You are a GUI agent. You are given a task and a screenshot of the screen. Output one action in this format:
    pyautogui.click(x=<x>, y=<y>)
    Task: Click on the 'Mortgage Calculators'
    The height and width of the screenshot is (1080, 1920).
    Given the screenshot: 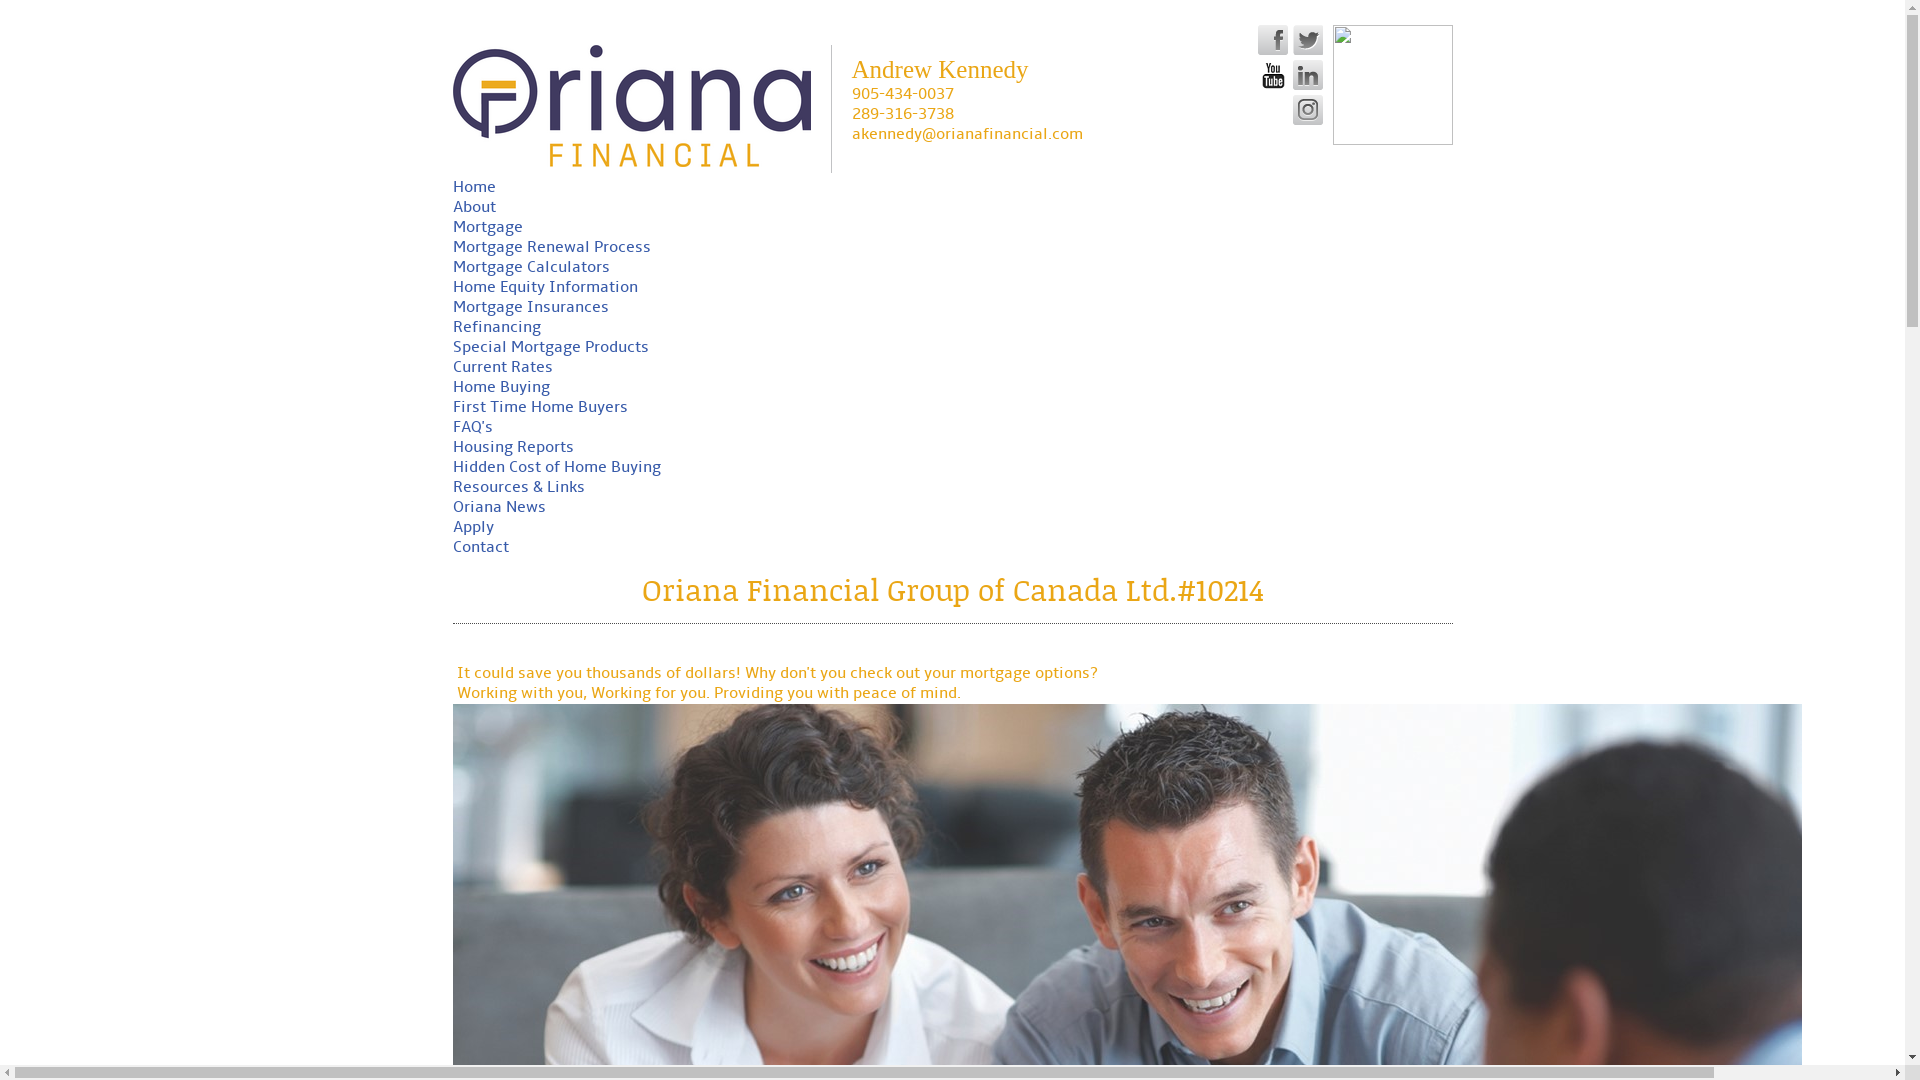 What is the action you would take?
    pyautogui.click(x=530, y=266)
    